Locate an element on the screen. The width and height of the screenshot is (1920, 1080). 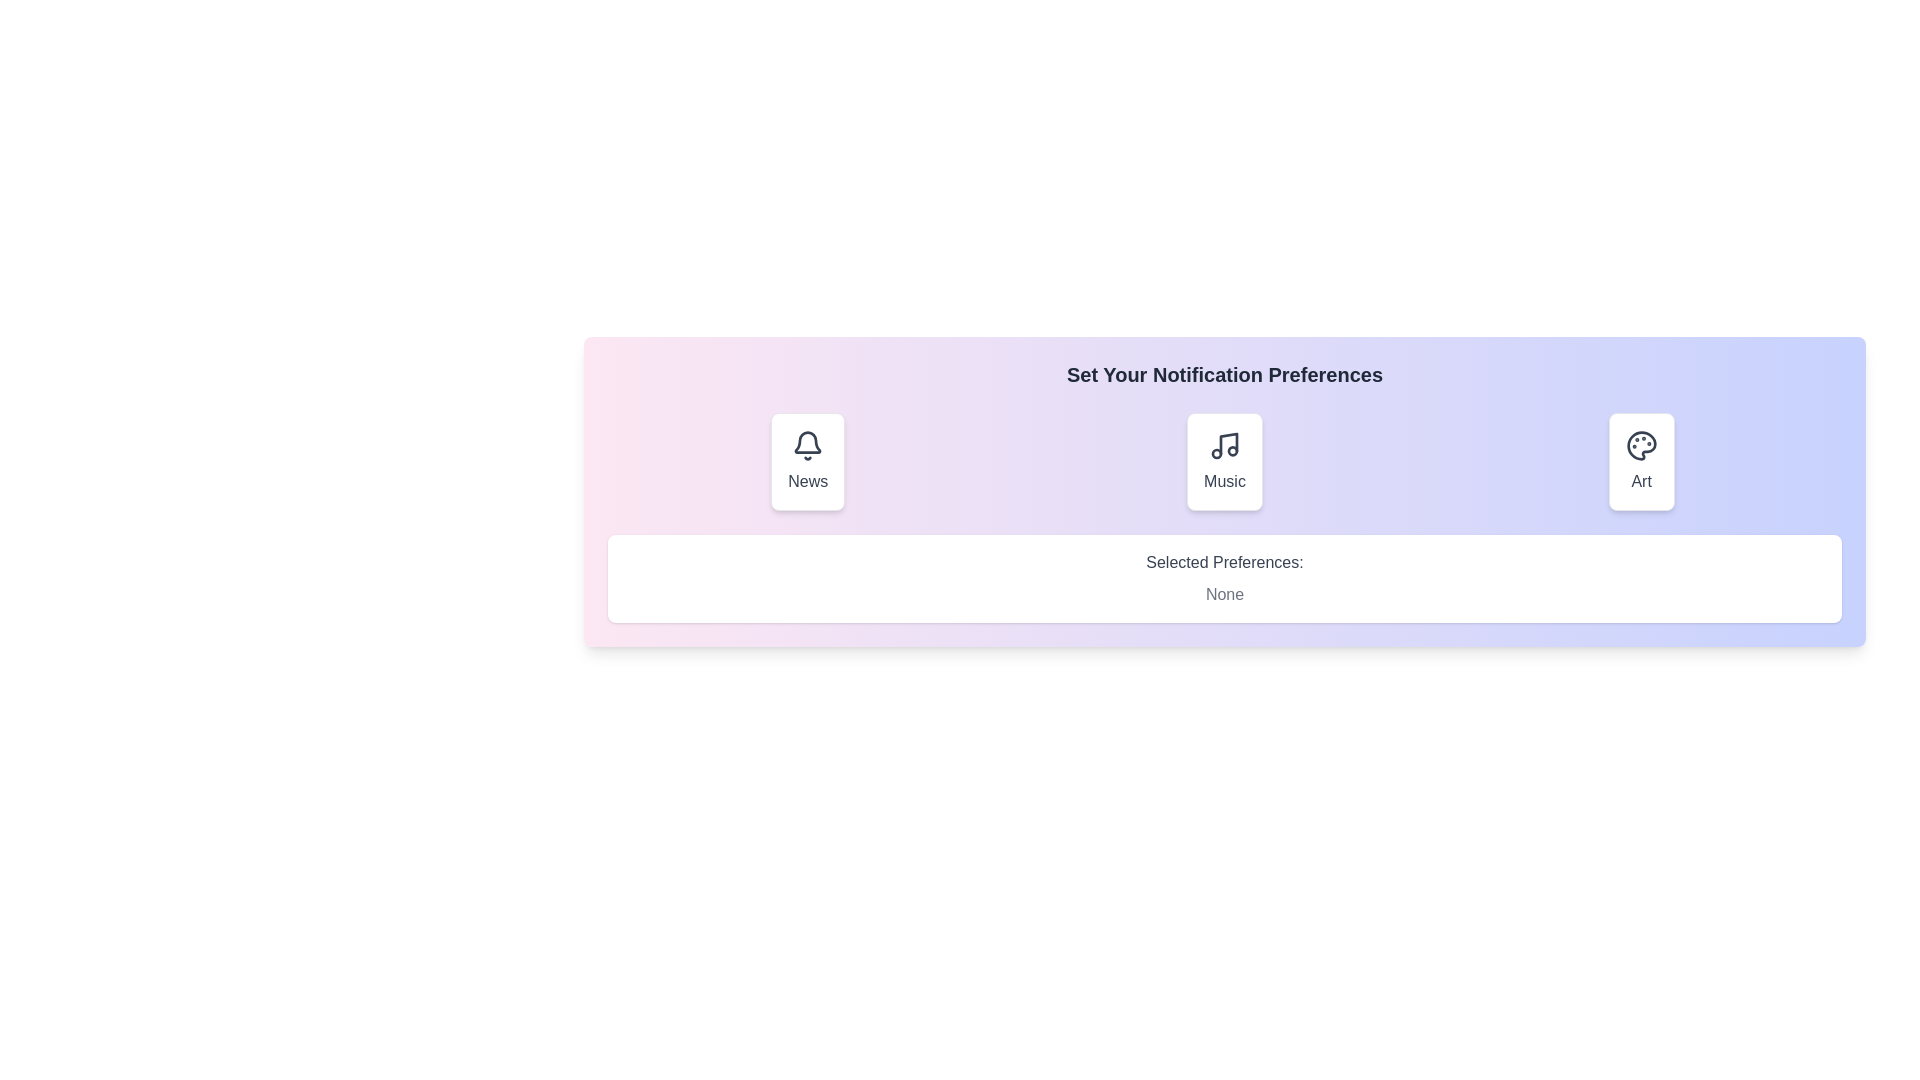
the 'Music' text label located at the bottom of the music card, which is displayed in a sans-serif font is located at coordinates (1223, 482).